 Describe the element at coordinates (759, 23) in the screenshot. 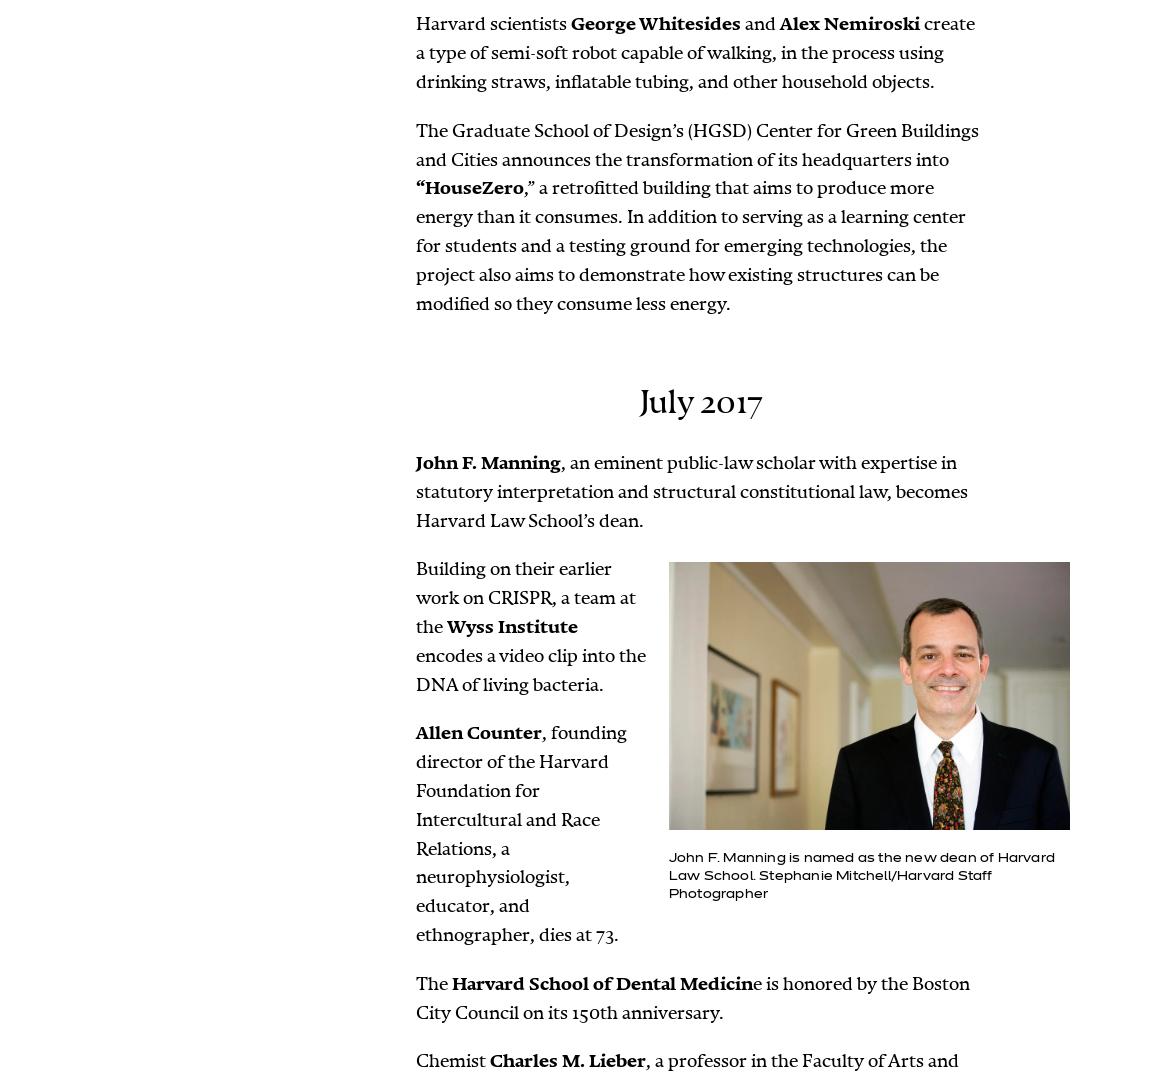

I see `'and'` at that location.